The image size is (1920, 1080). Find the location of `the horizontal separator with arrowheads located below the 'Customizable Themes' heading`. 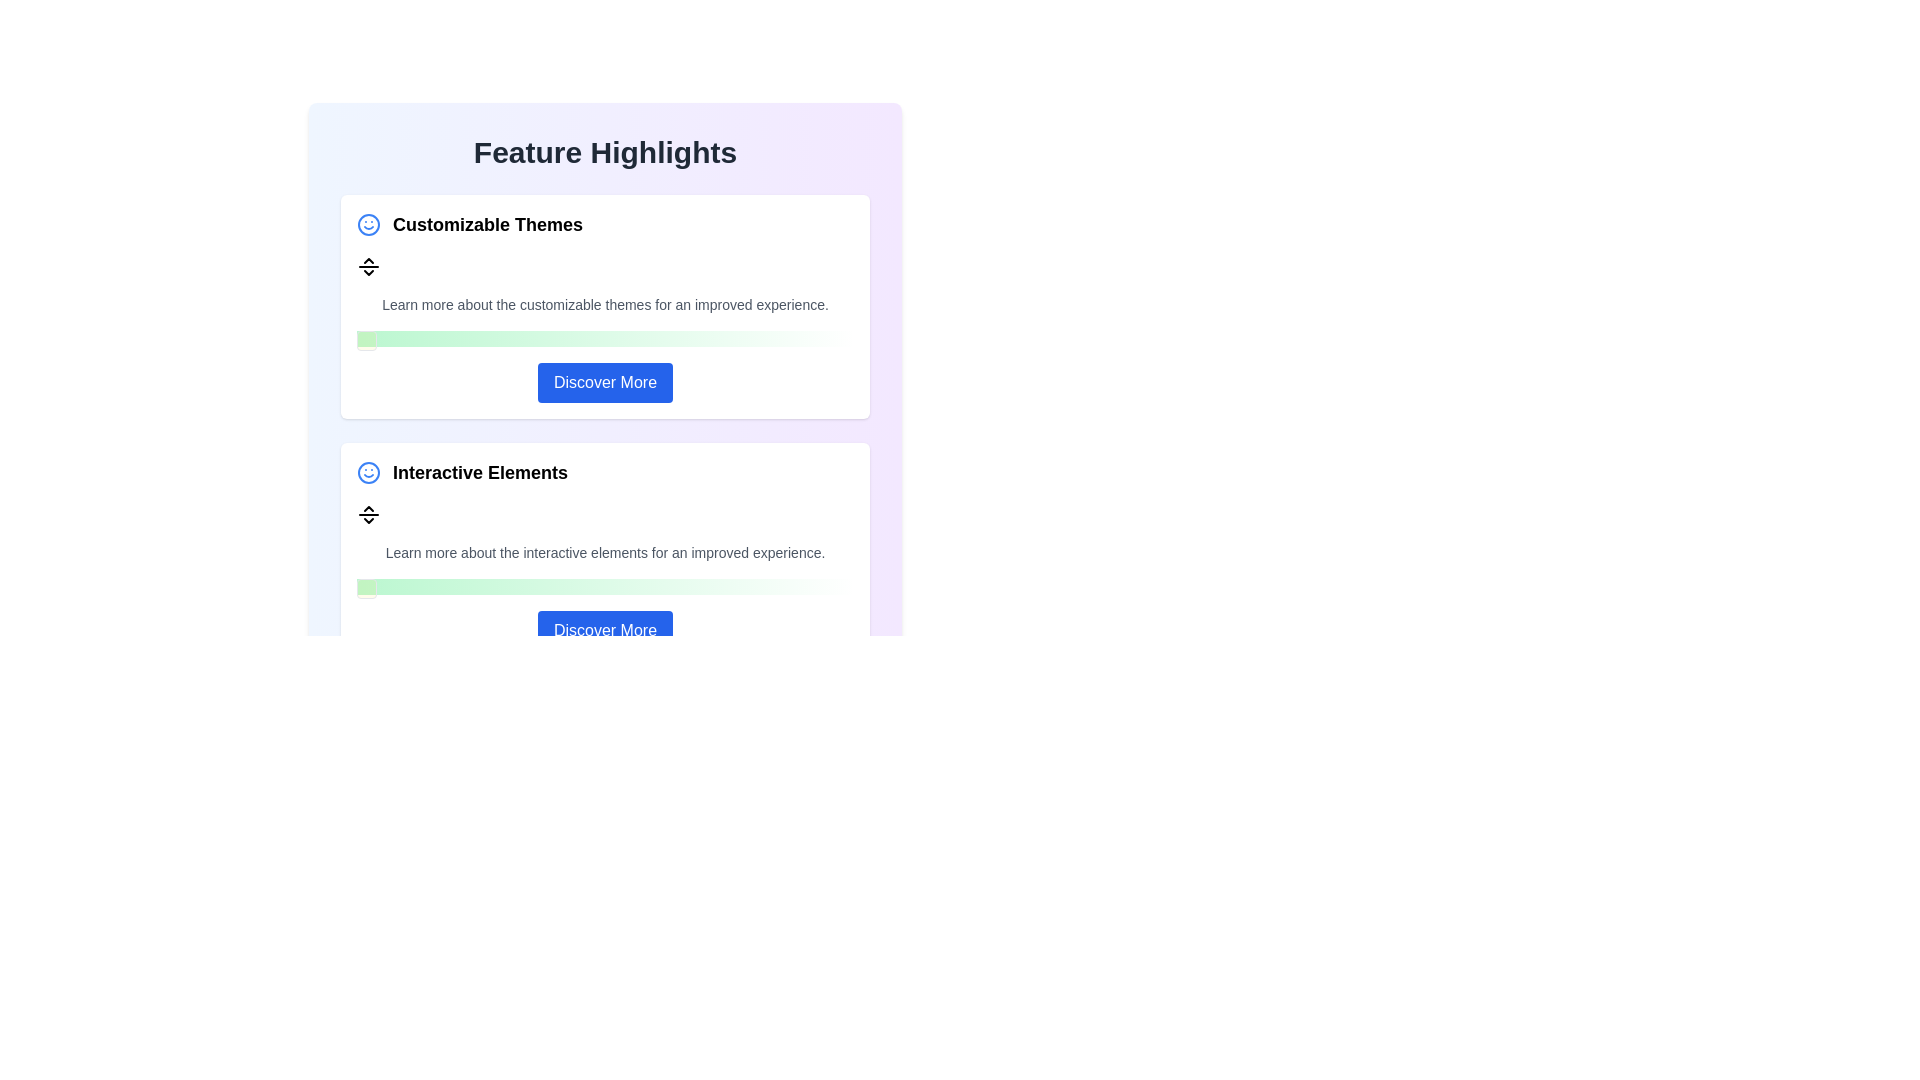

the horizontal separator with arrowheads located below the 'Customizable Themes' heading is located at coordinates (369, 265).